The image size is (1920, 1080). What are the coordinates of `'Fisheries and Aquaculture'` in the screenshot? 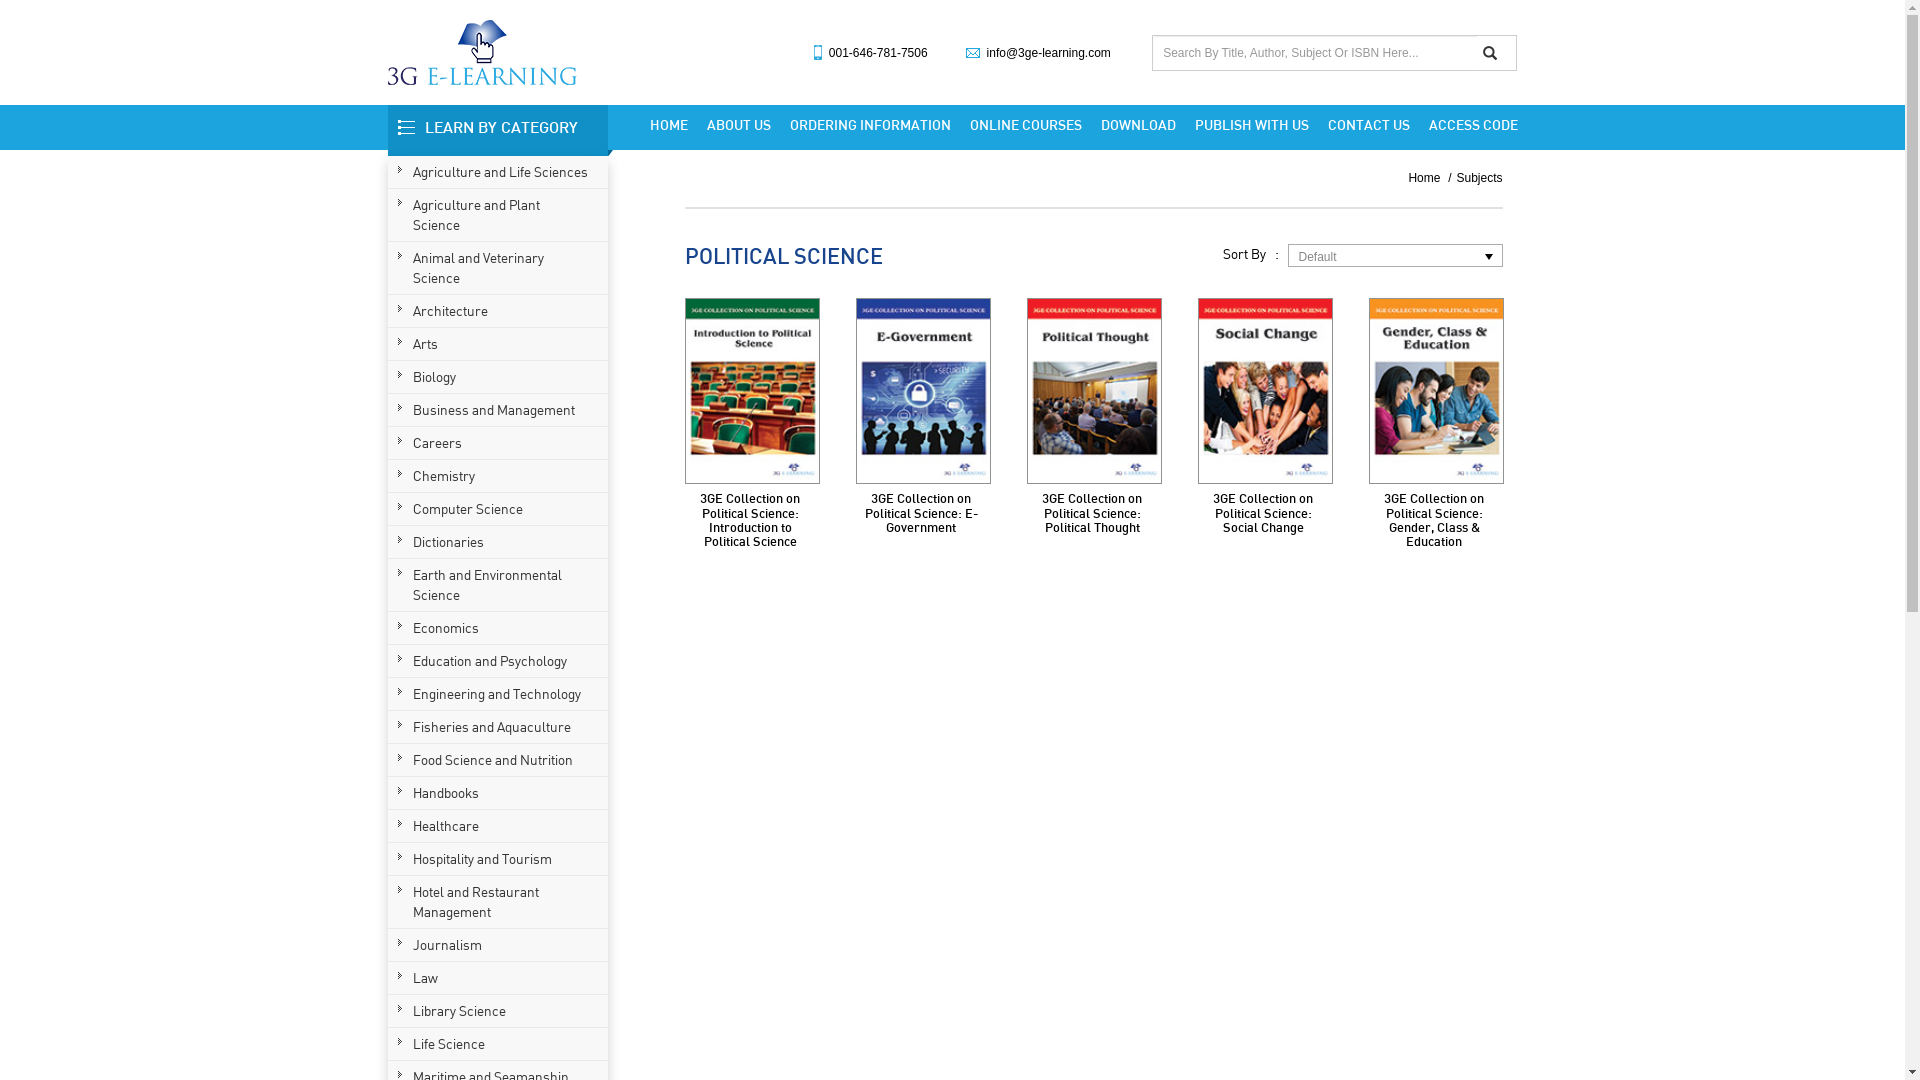 It's located at (499, 726).